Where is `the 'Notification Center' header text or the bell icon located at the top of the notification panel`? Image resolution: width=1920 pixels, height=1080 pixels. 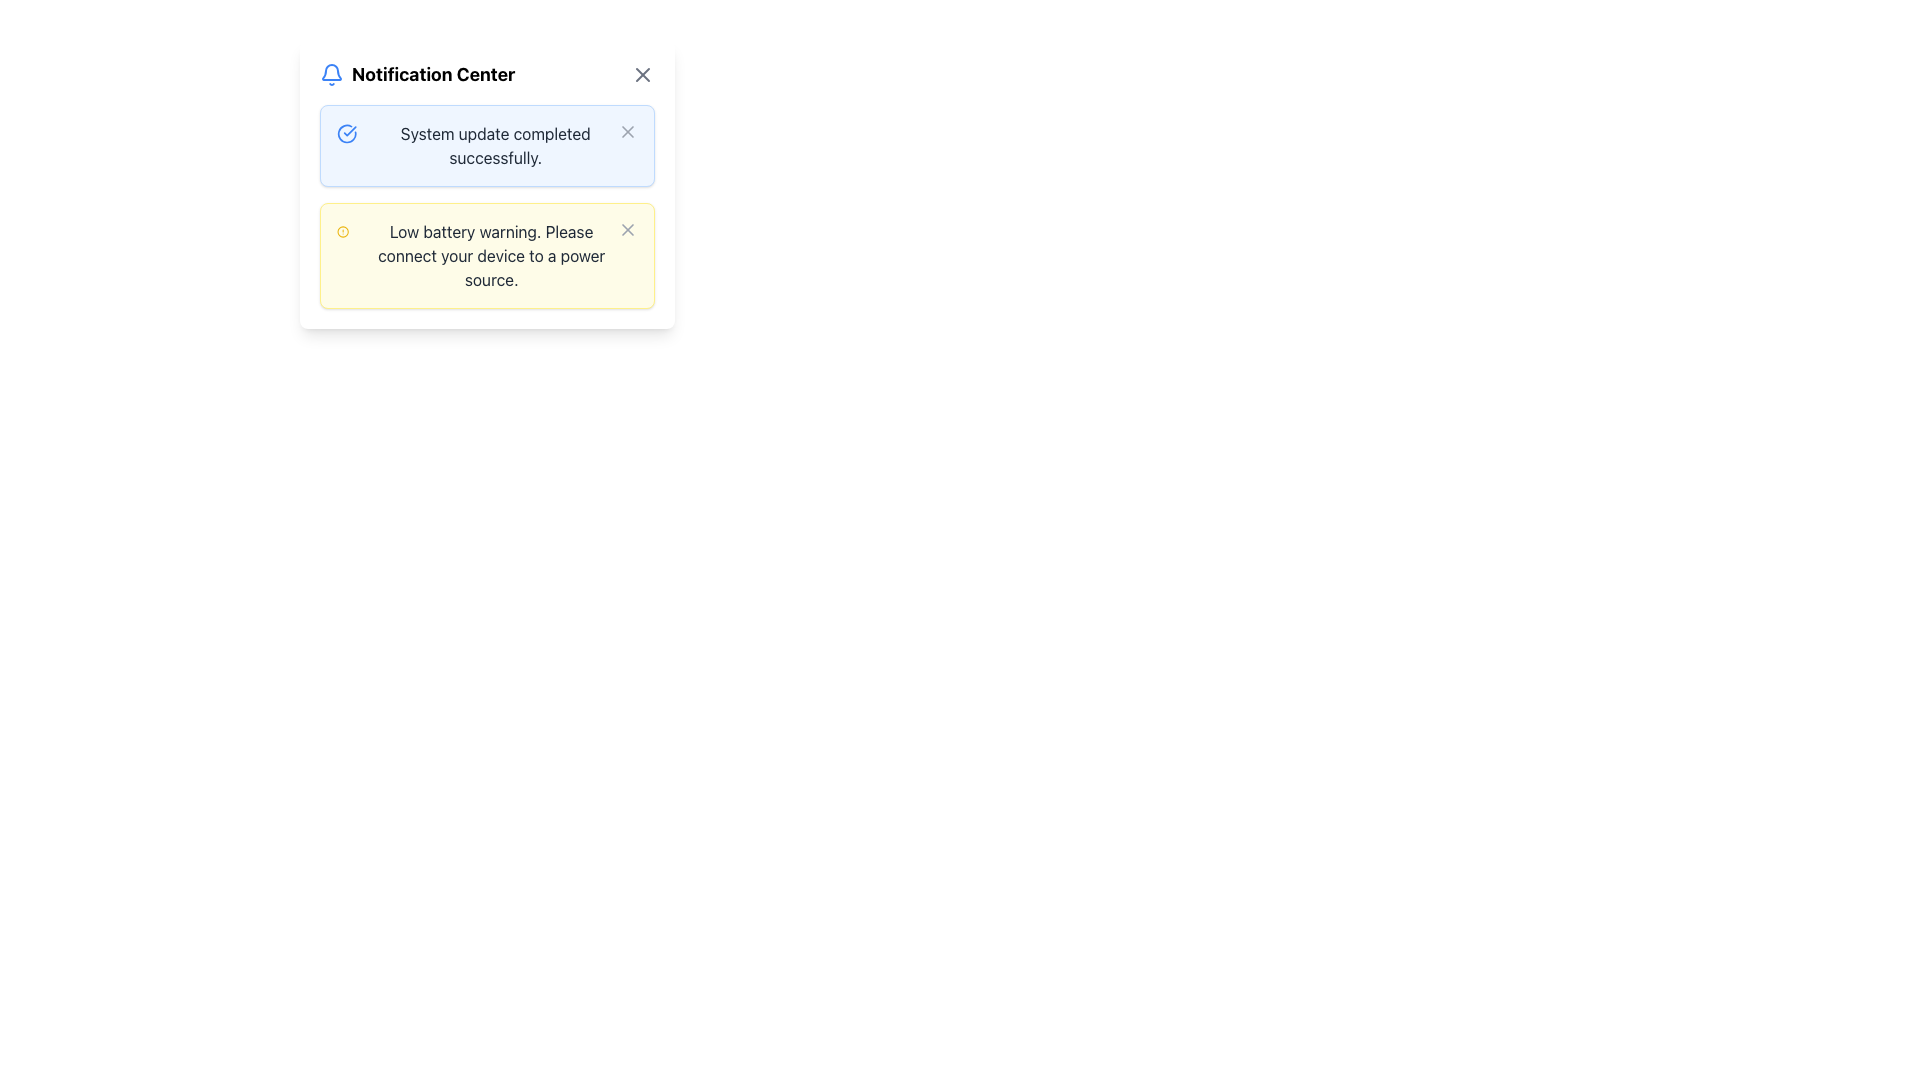
the 'Notification Center' header text or the bell icon located at the top of the notification panel is located at coordinates (487, 73).